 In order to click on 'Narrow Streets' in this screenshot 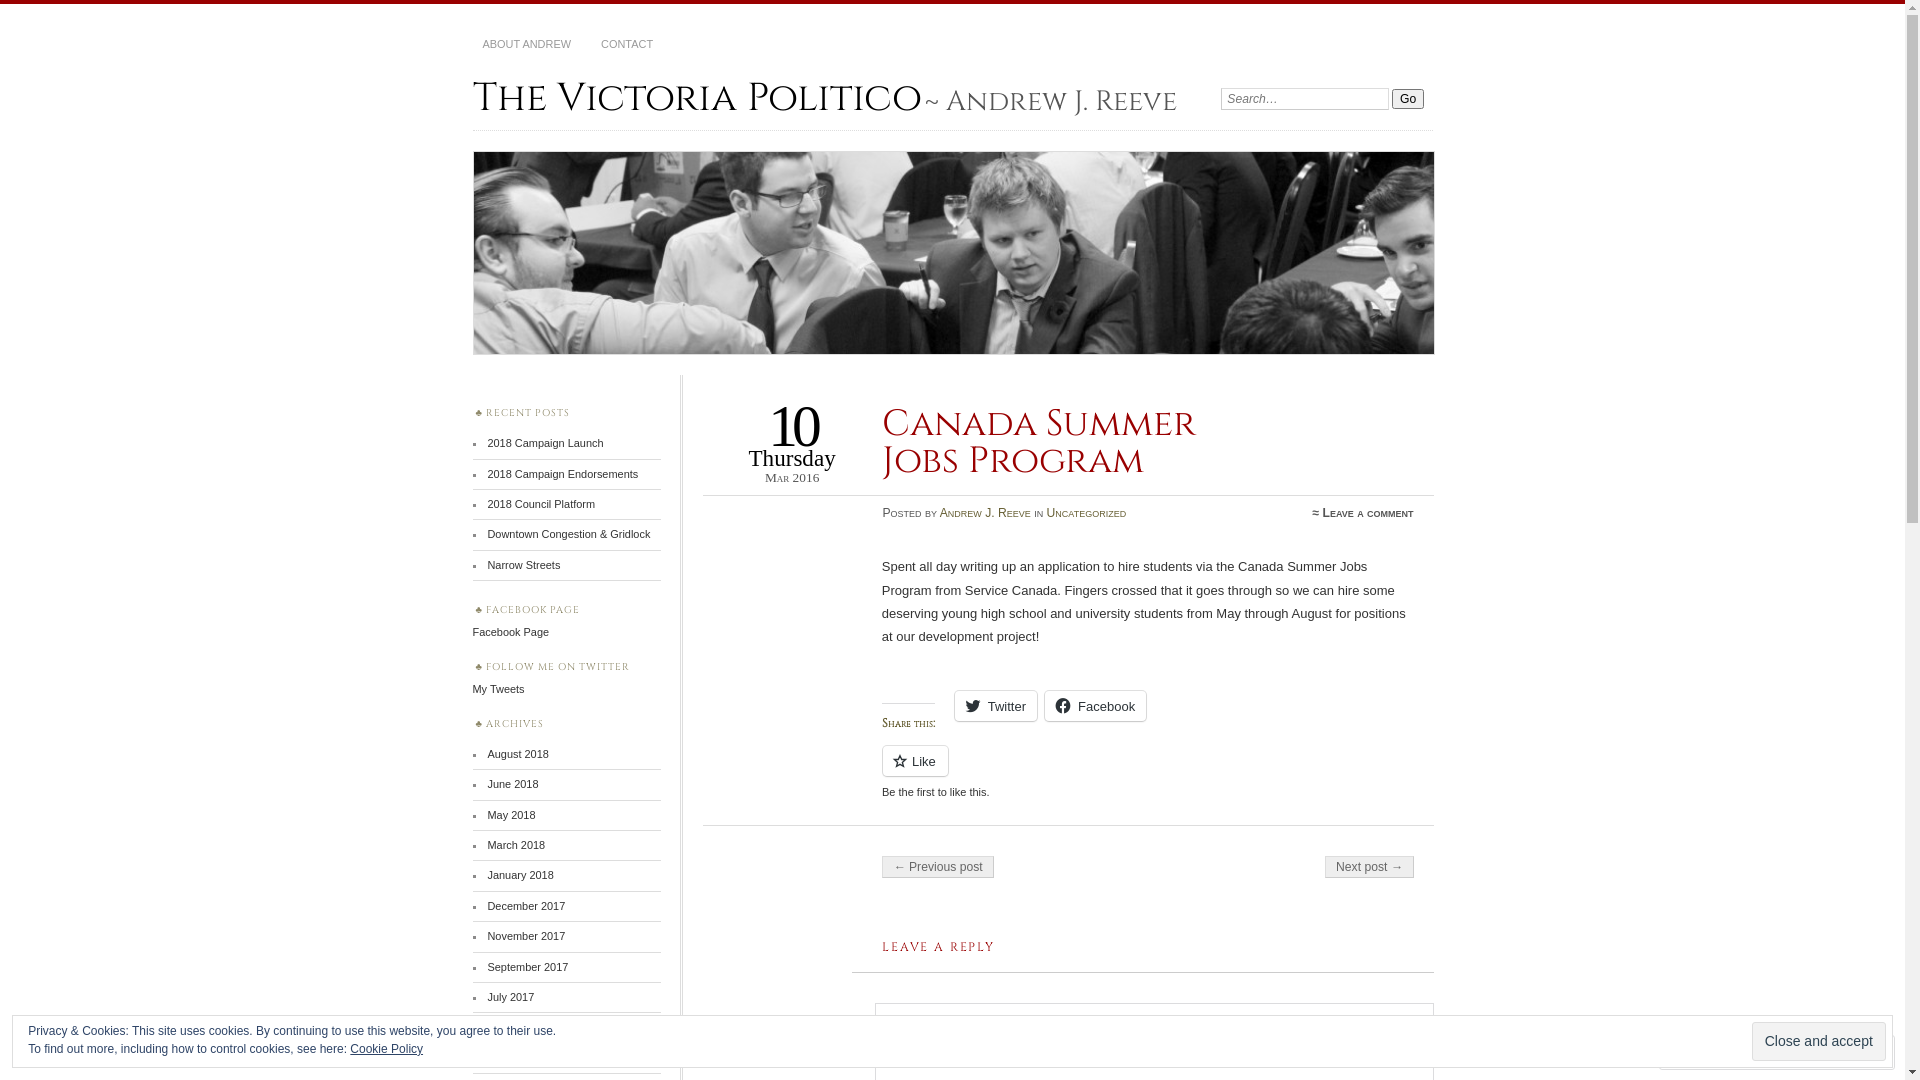, I will do `click(523, 564)`.